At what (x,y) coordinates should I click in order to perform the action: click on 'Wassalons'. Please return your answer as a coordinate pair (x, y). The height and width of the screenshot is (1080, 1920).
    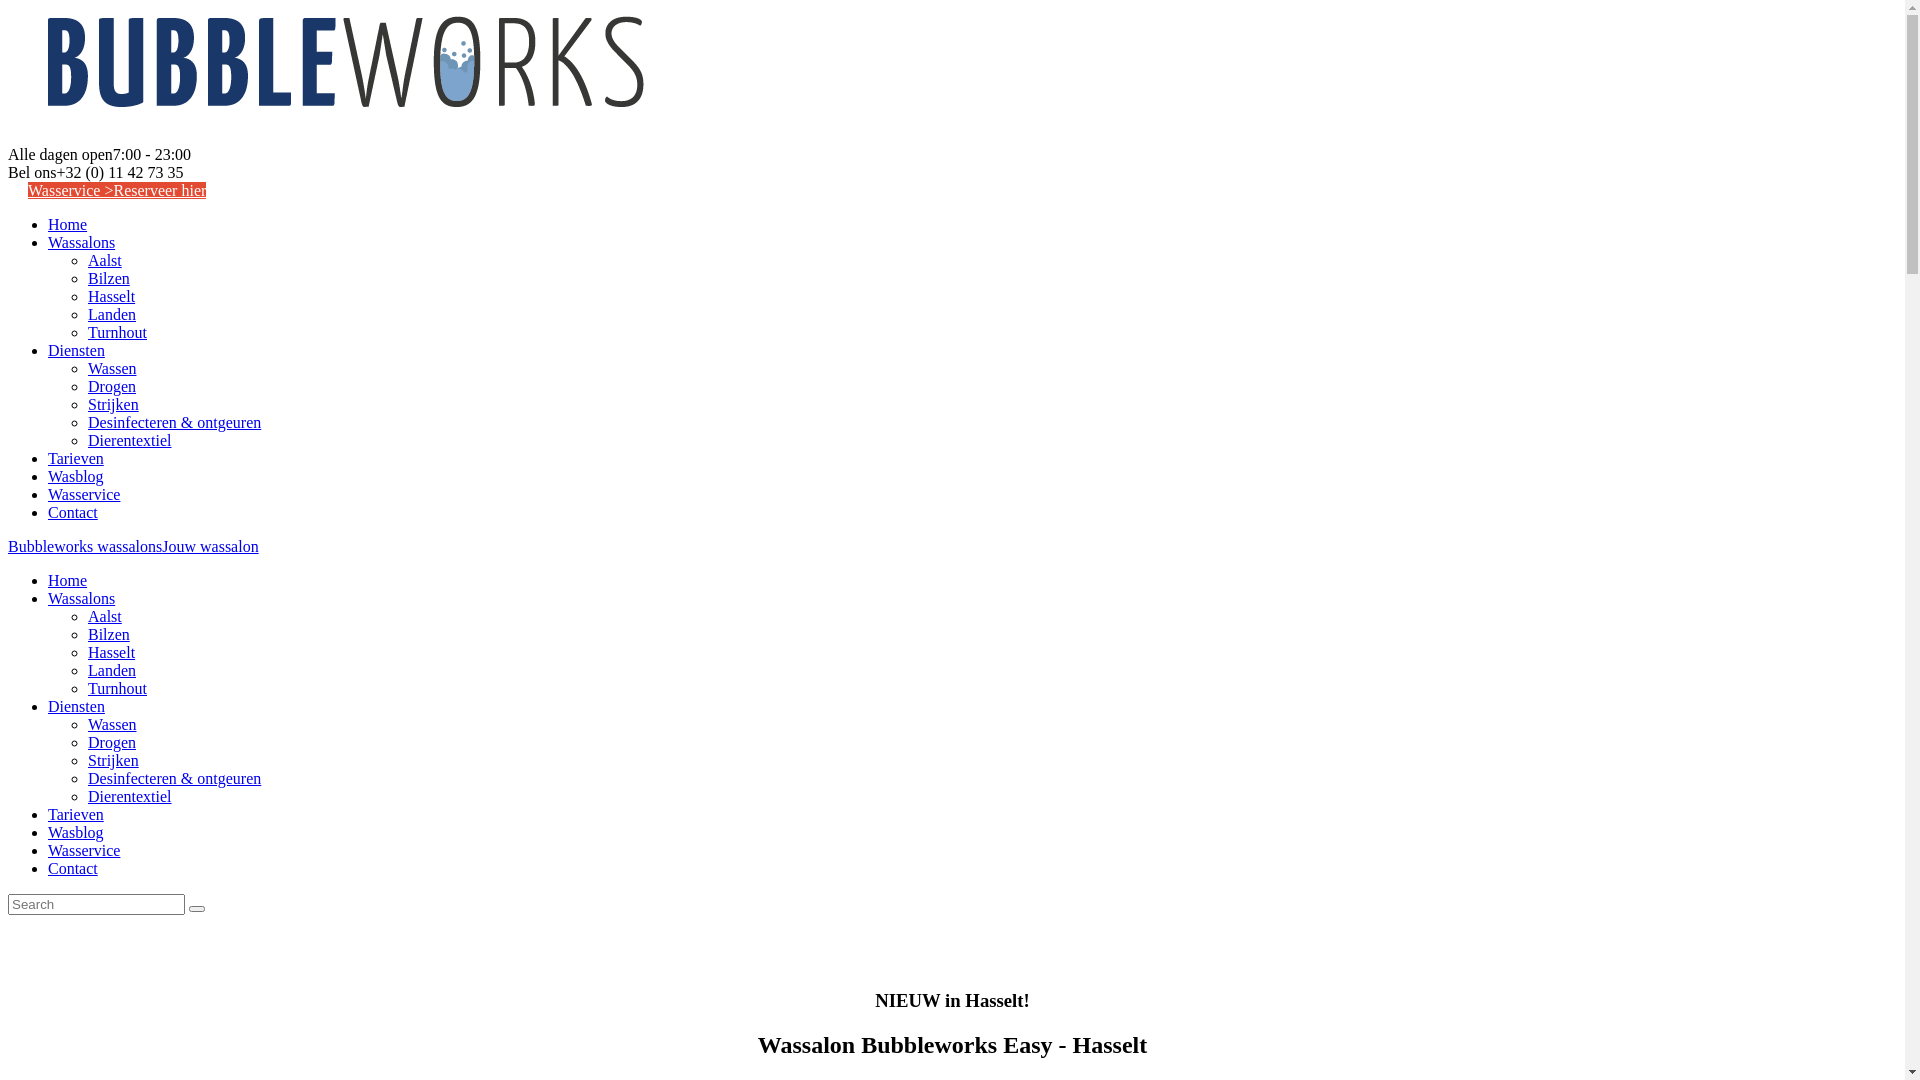
    Looking at the image, I should click on (80, 597).